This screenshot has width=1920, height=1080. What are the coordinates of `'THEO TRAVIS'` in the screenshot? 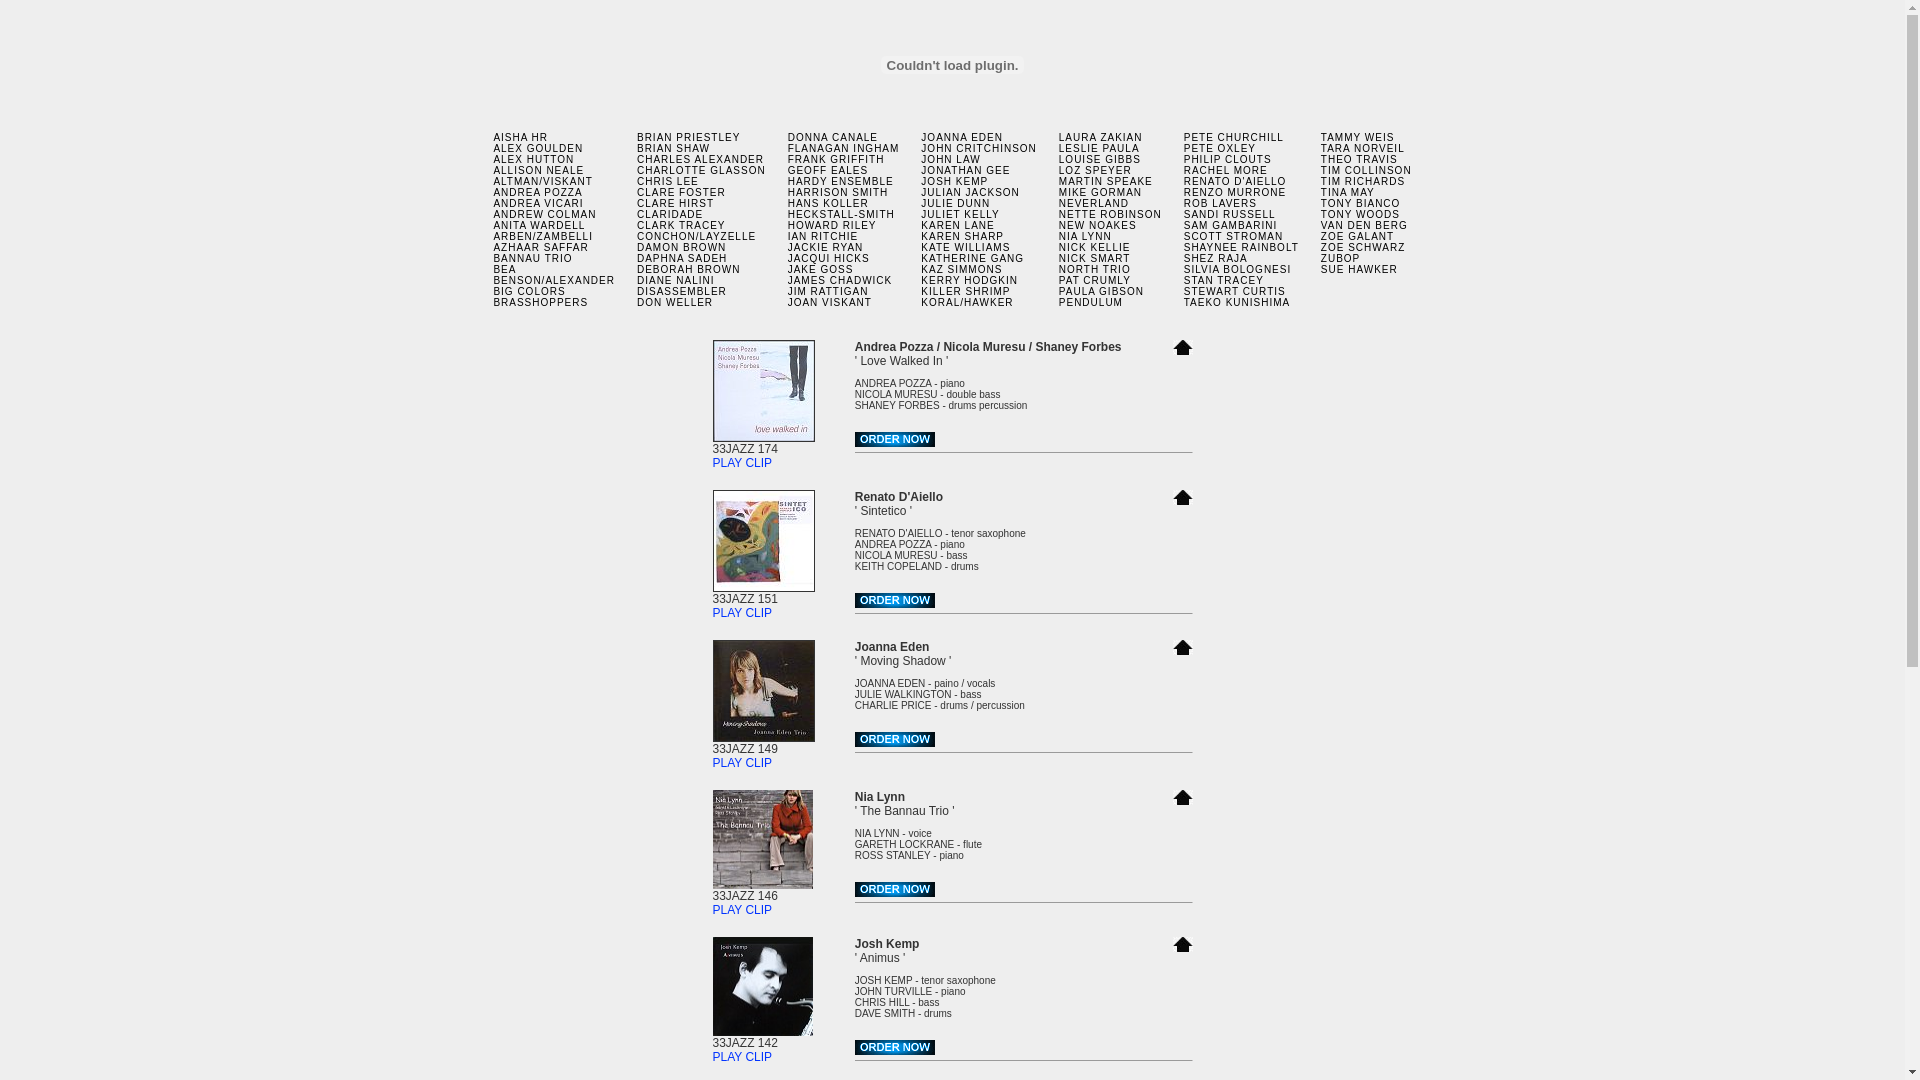 It's located at (1359, 158).